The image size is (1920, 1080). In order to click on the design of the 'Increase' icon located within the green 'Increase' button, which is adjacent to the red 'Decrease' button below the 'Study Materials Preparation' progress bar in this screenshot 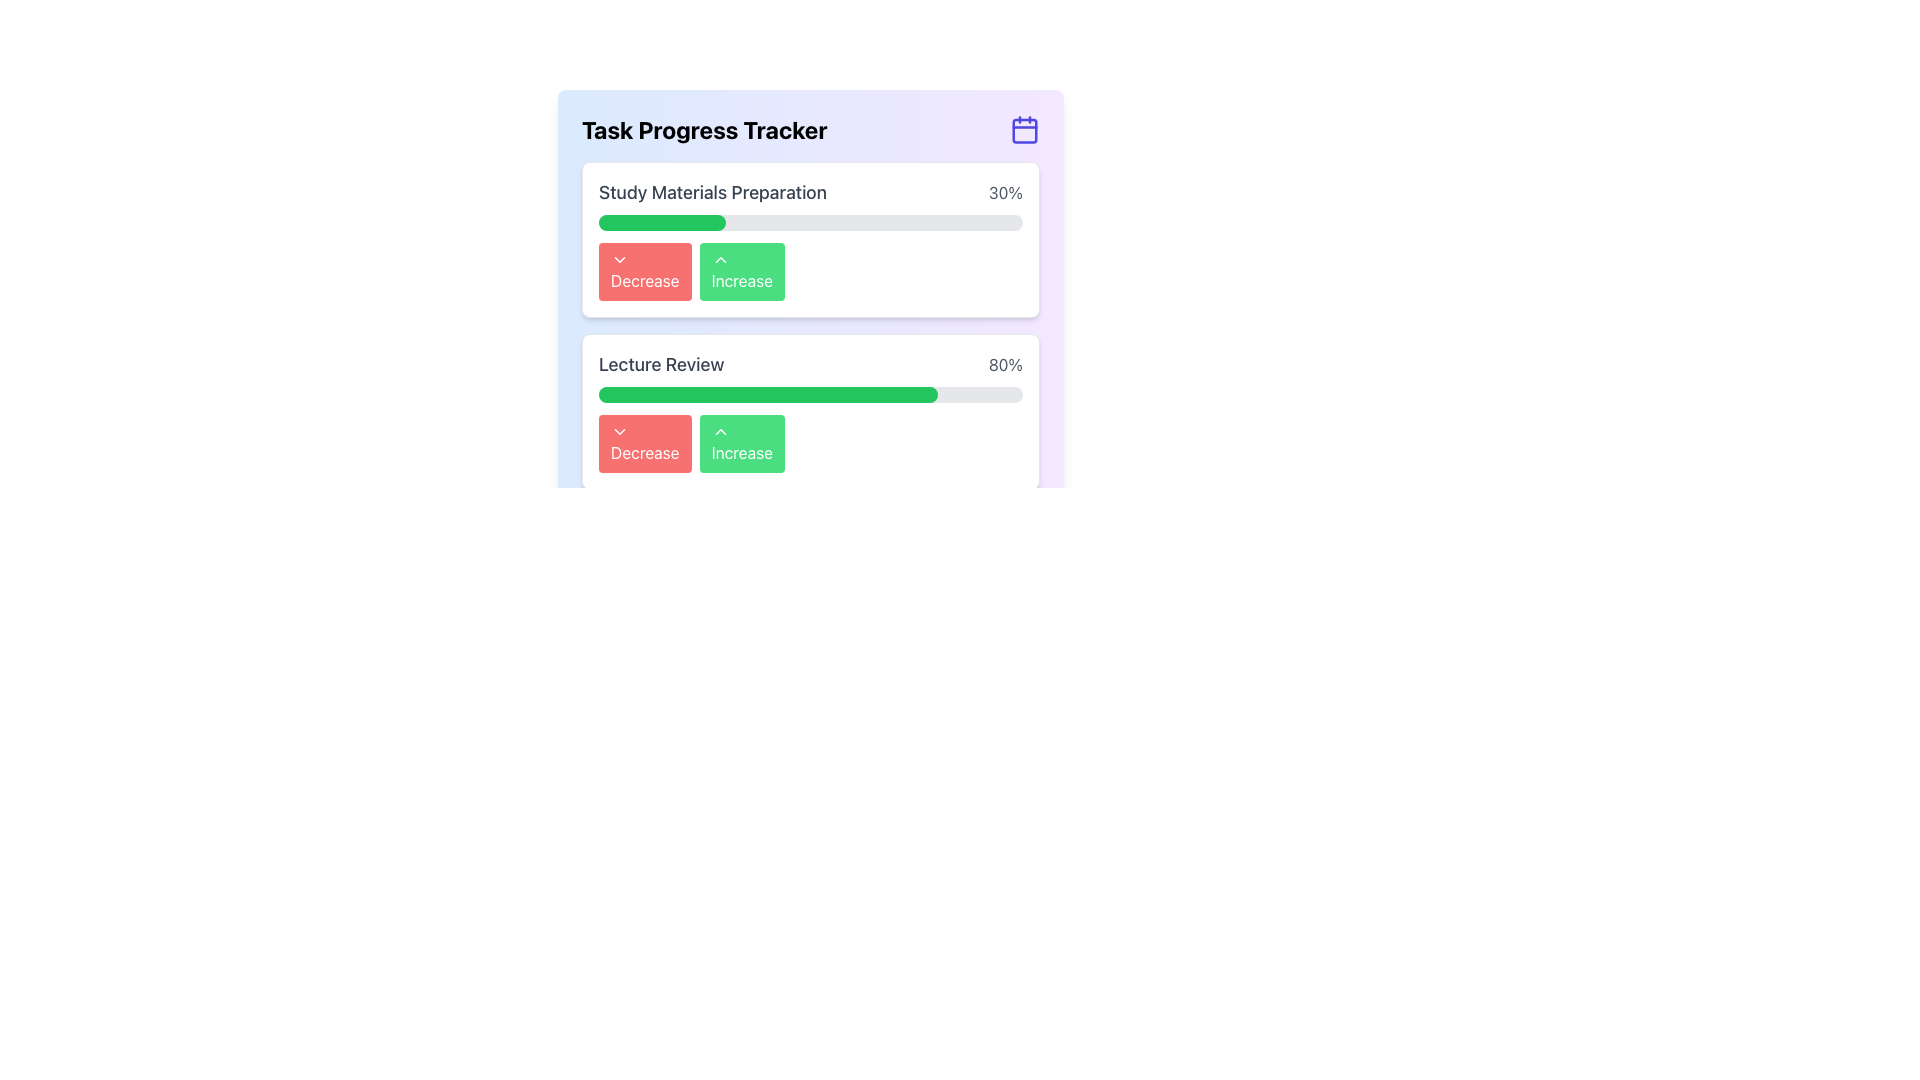, I will do `click(720, 258)`.